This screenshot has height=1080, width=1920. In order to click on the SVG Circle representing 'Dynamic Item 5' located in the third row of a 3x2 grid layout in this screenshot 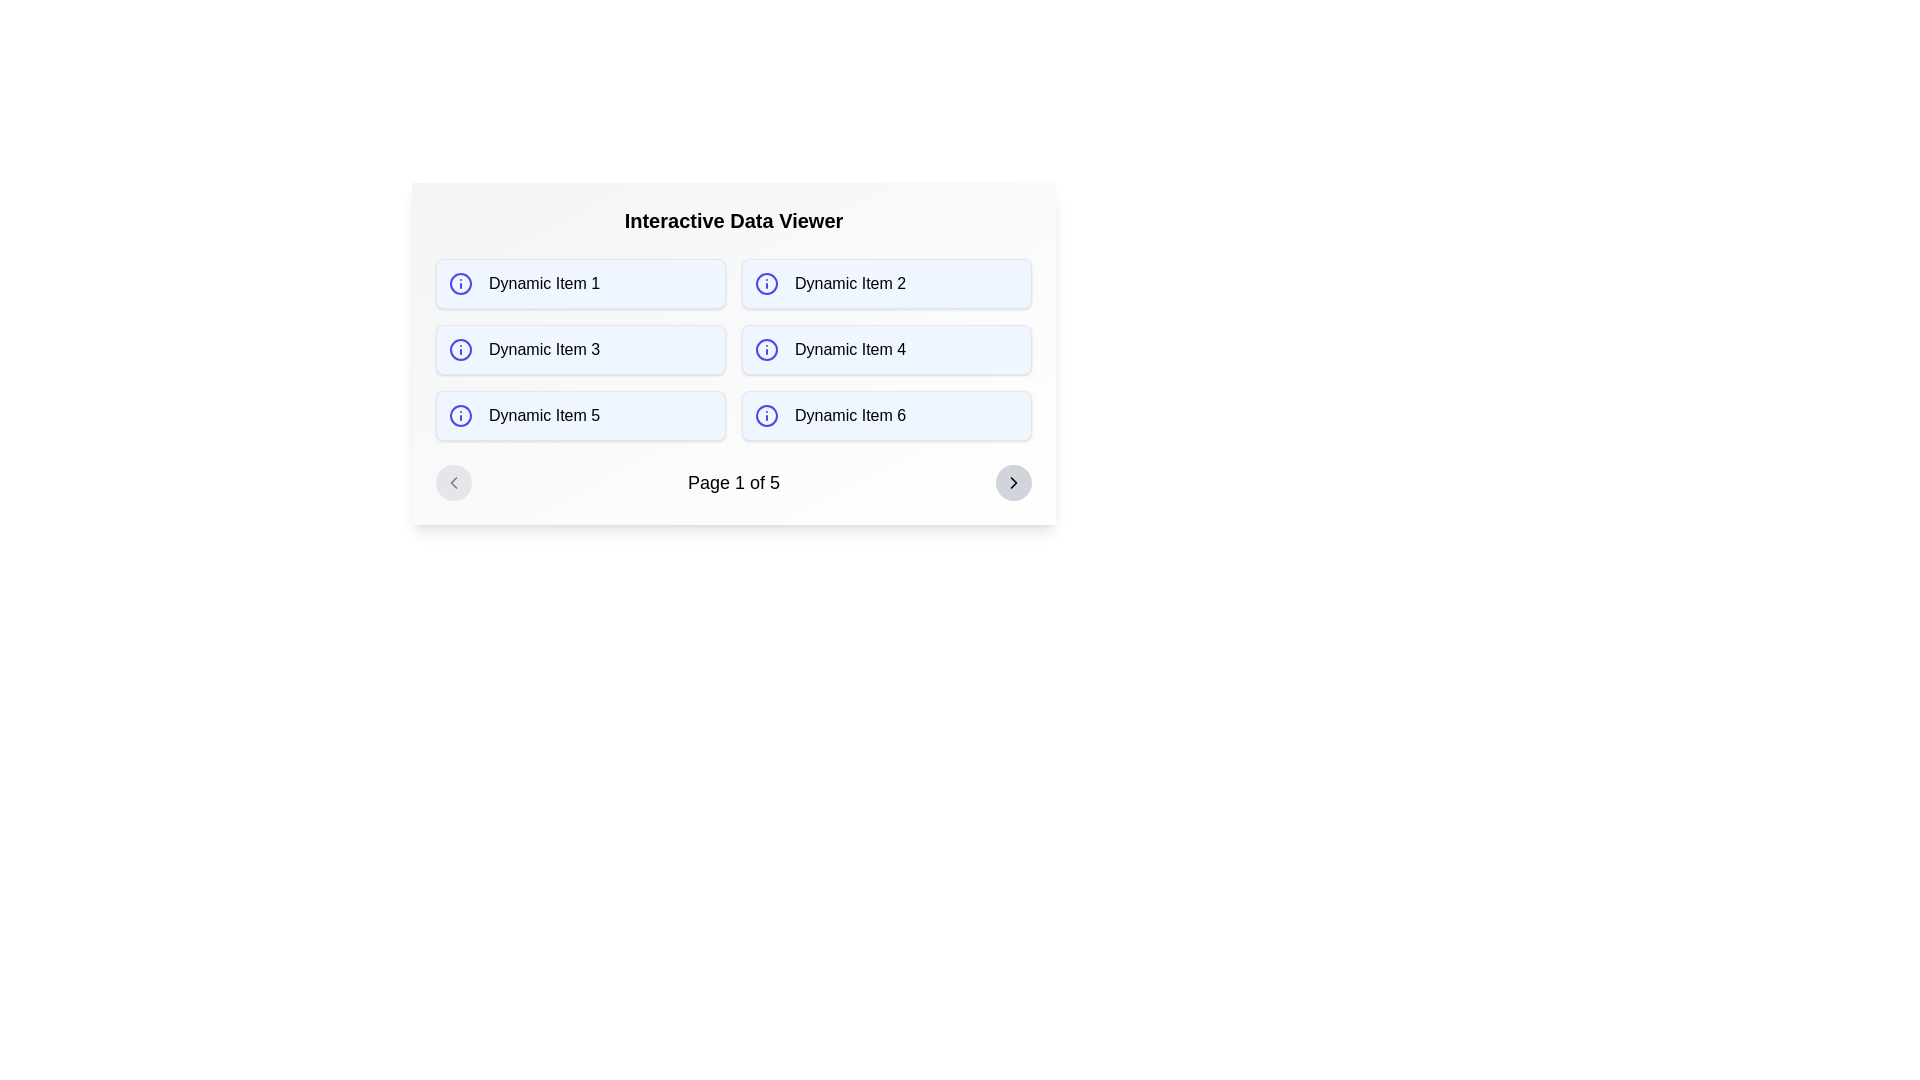, I will do `click(459, 415)`.